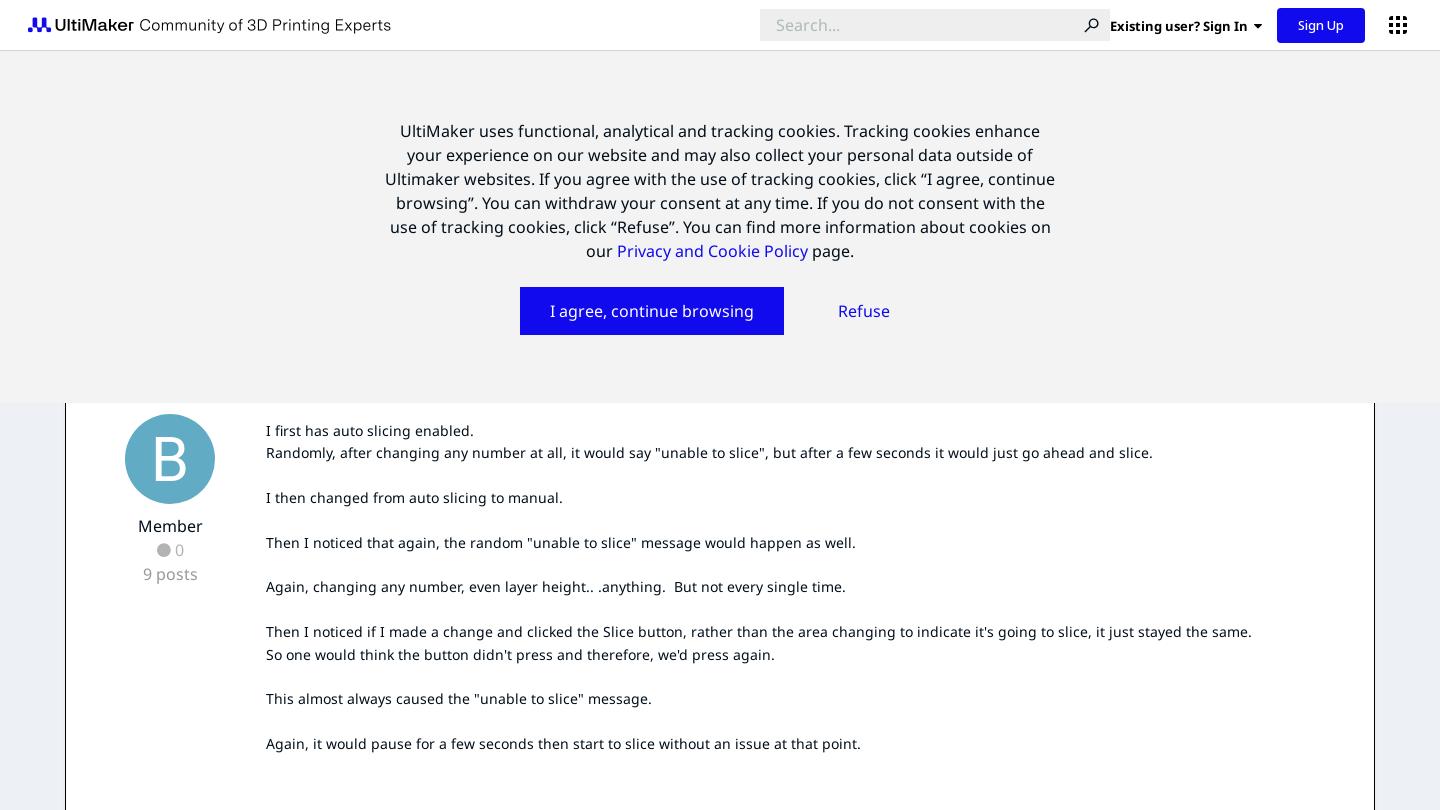 This screenshot has width=1440, height=810. Describe the element at coordinates (368, 429) in the screenshot. I see `'I first has auto slicing enabled.'` at that location.